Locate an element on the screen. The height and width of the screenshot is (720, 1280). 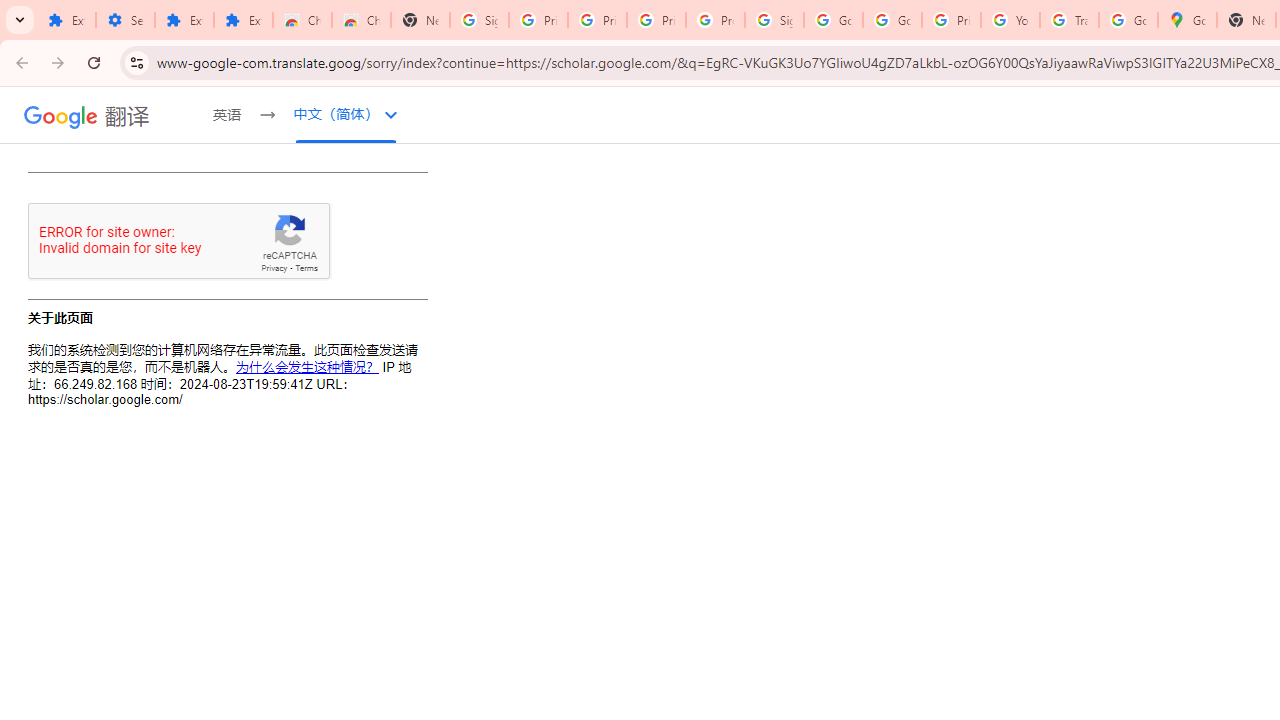
'Chrome Web Store' is located at coordinates (301, 20).